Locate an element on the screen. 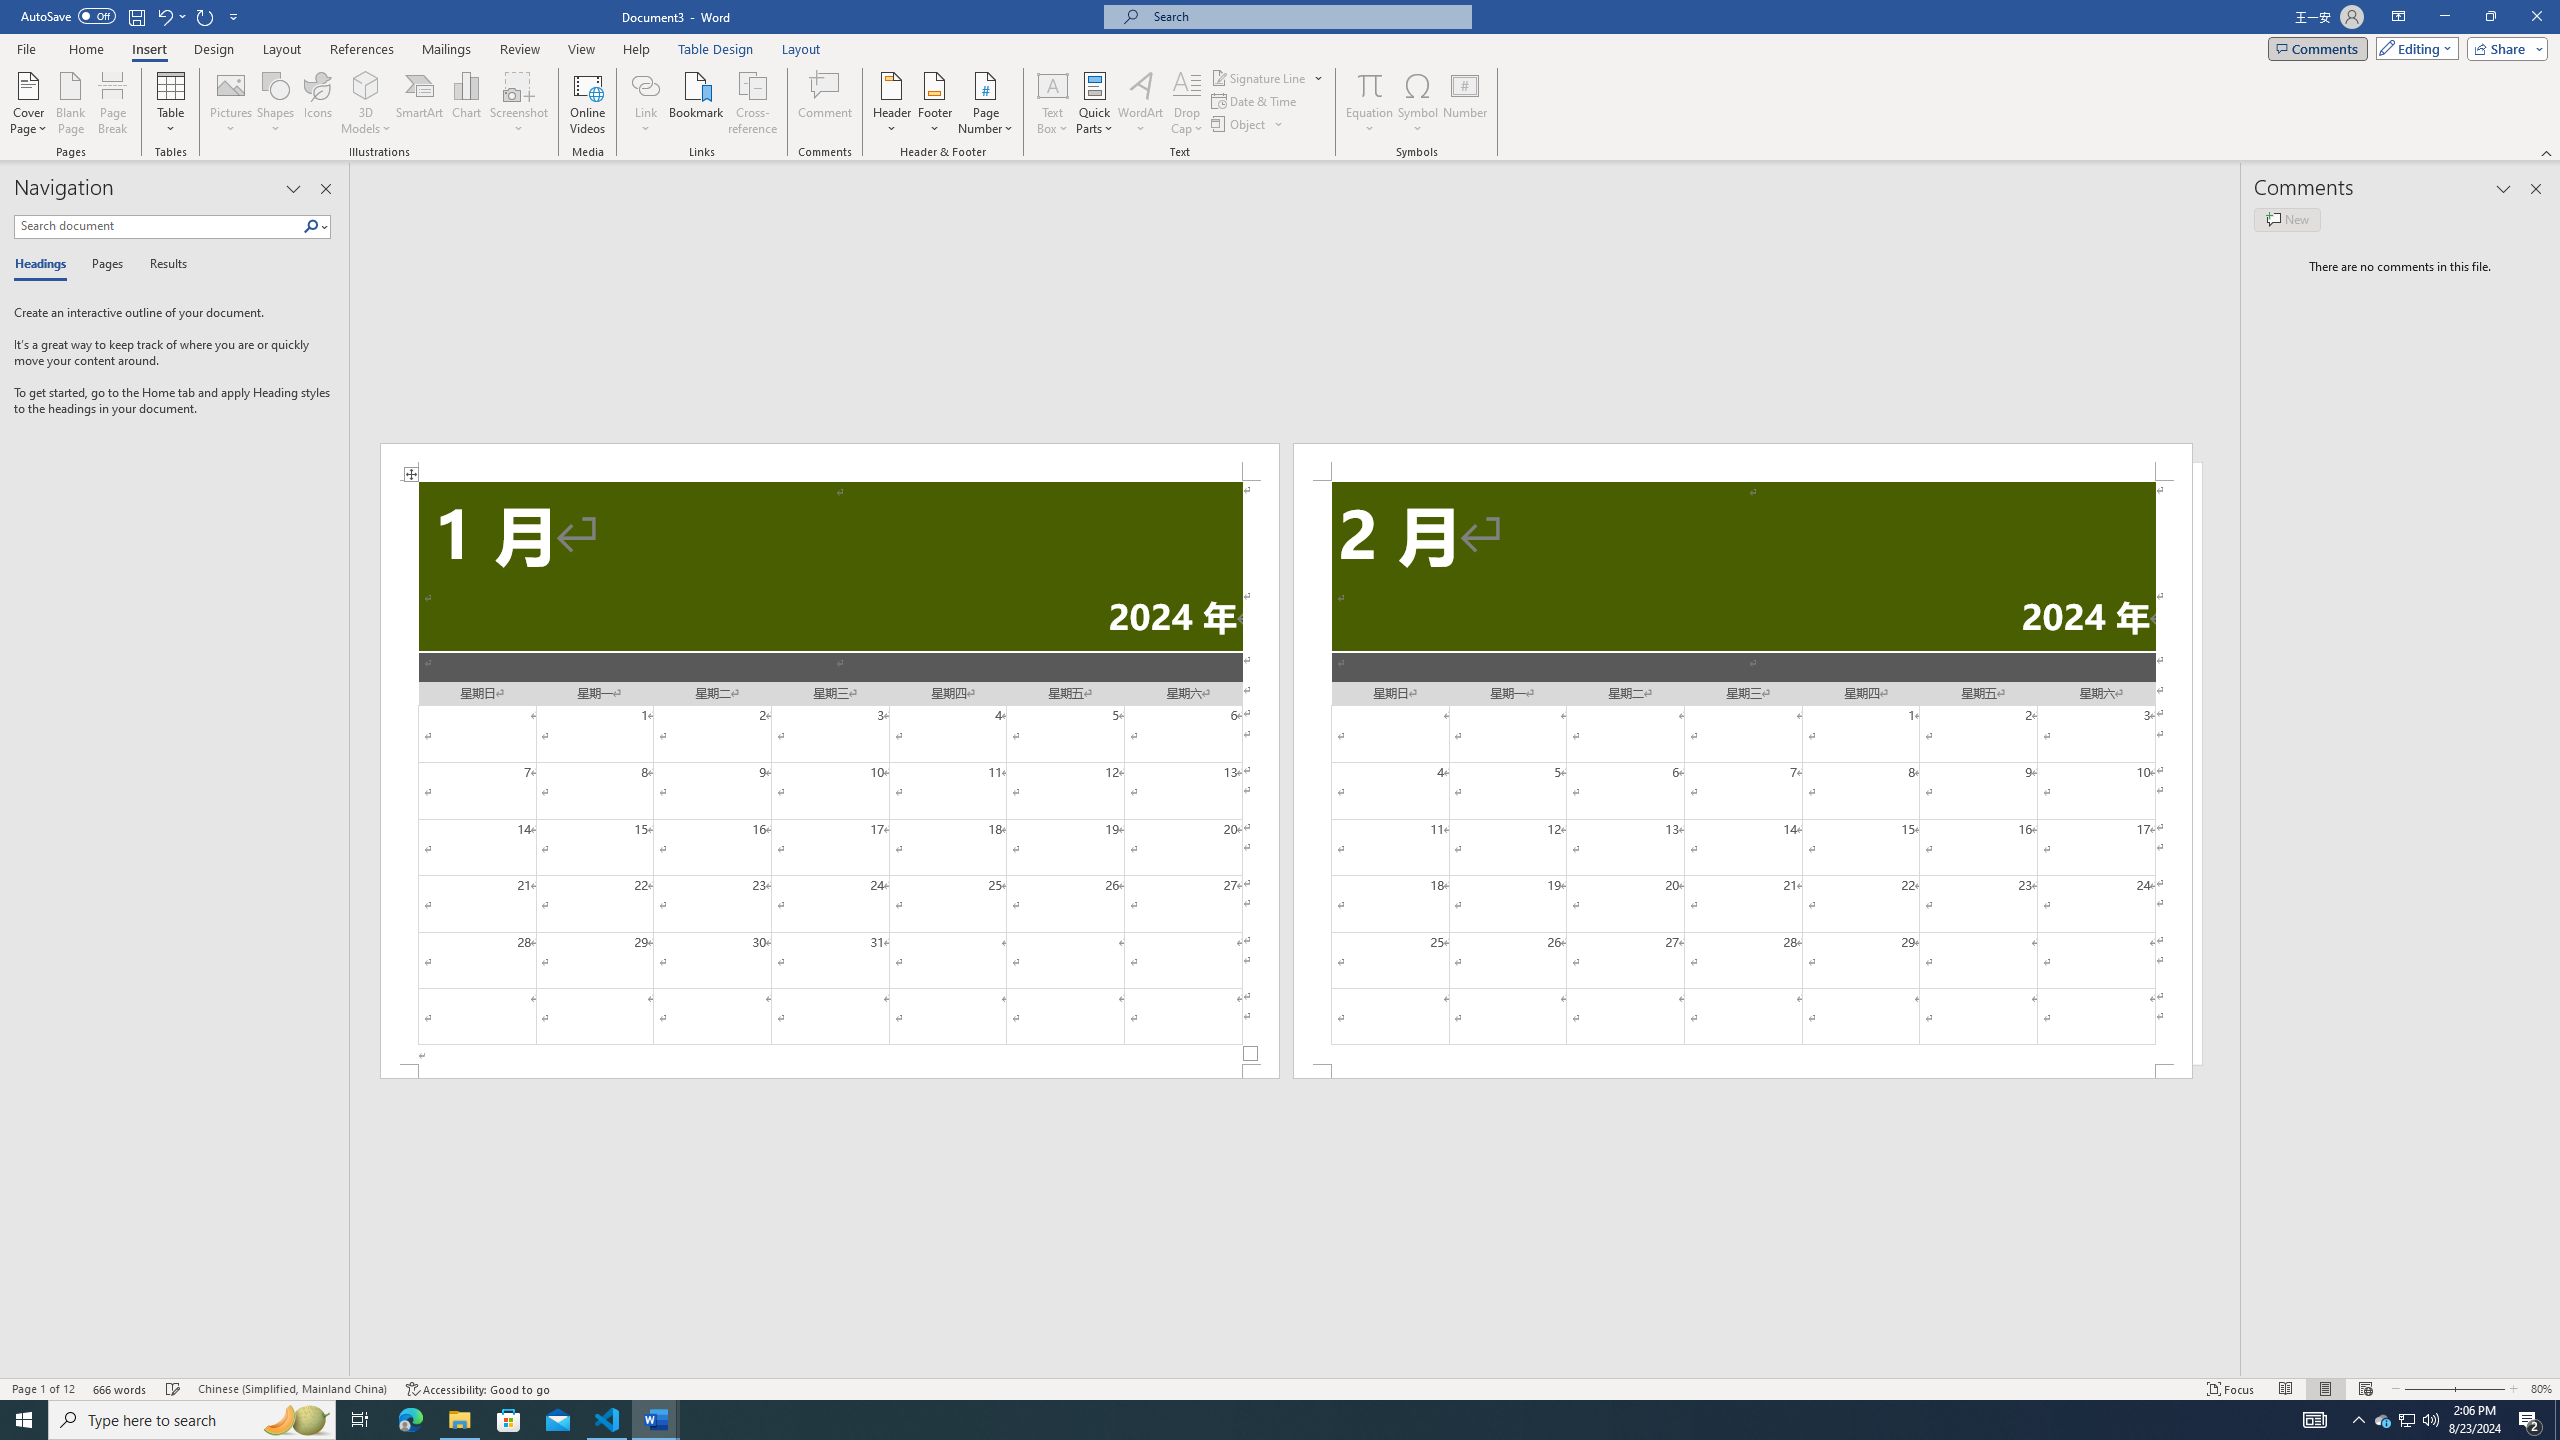 The height and width of the screenshot is (1440, 2560). 'Share' is located at coordinates (2502, 47).